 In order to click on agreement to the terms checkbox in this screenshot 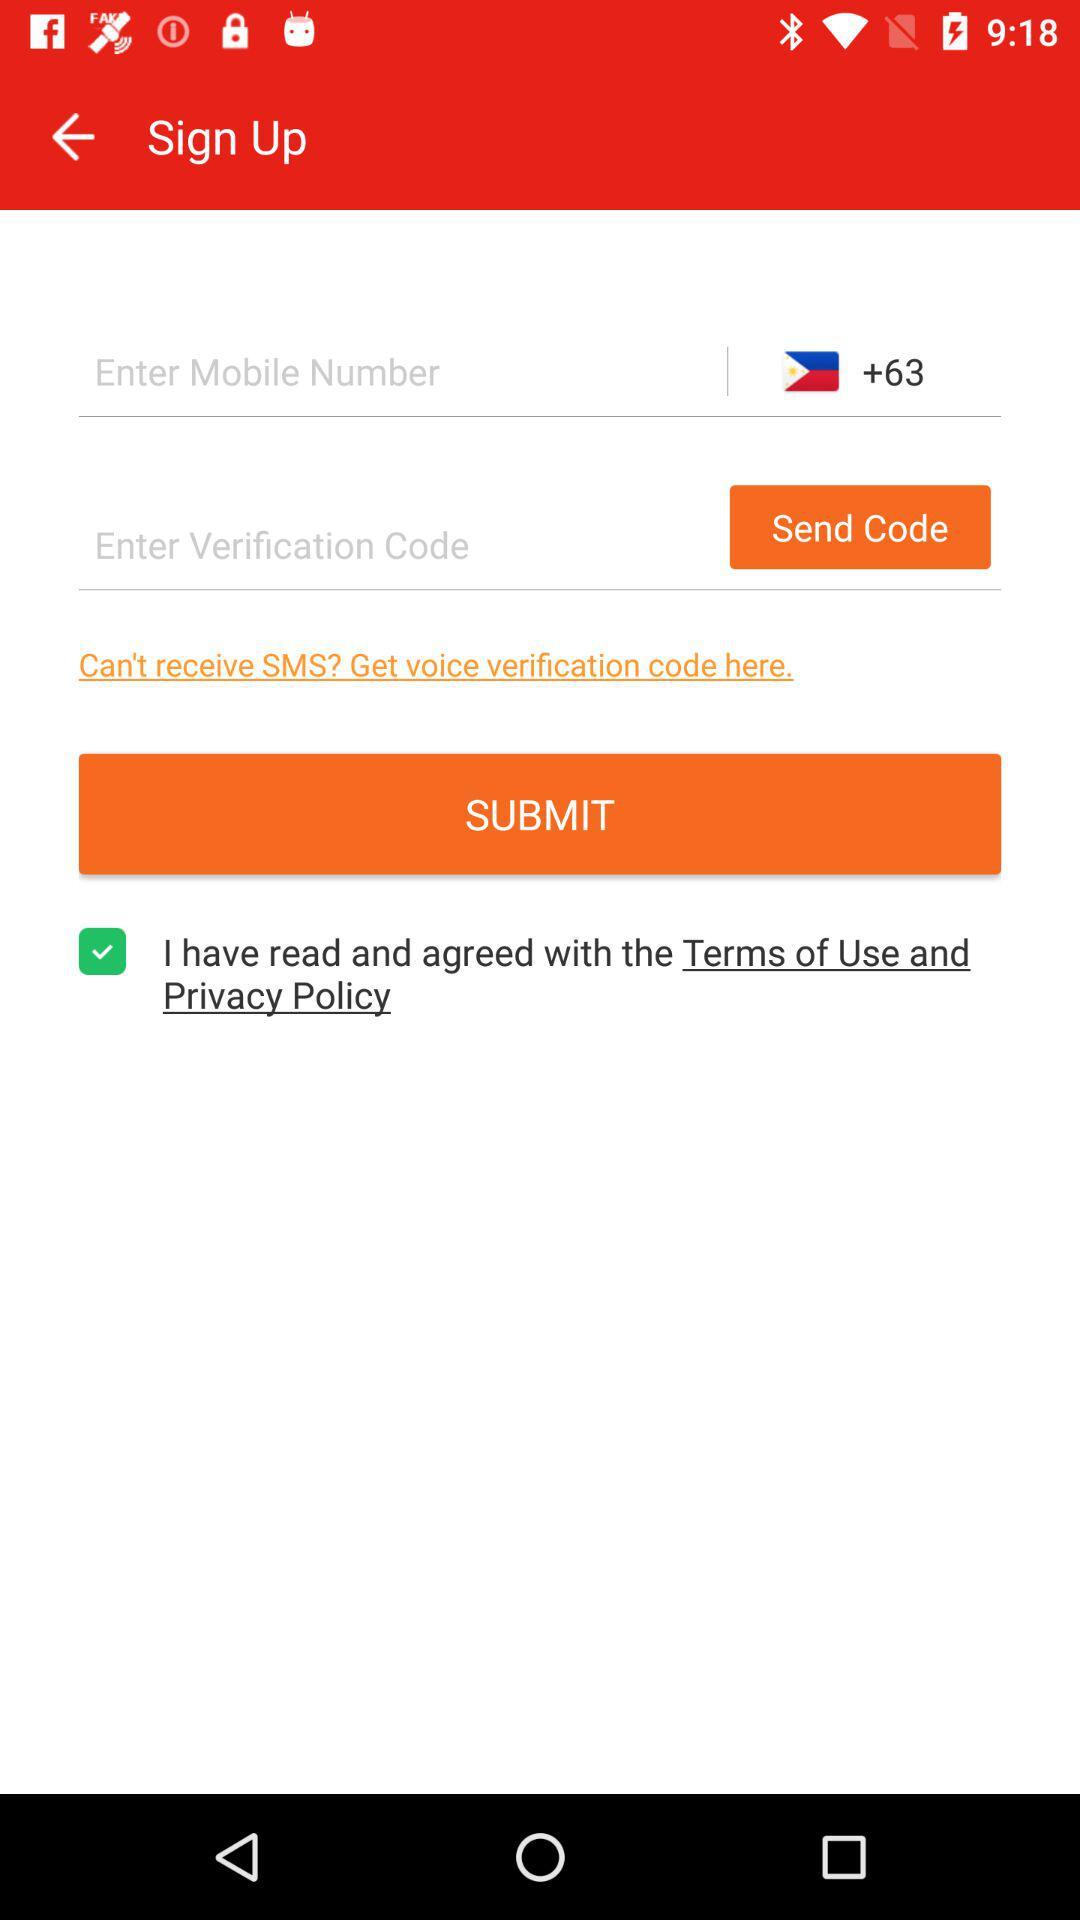, I will do `click(102, 950)`.